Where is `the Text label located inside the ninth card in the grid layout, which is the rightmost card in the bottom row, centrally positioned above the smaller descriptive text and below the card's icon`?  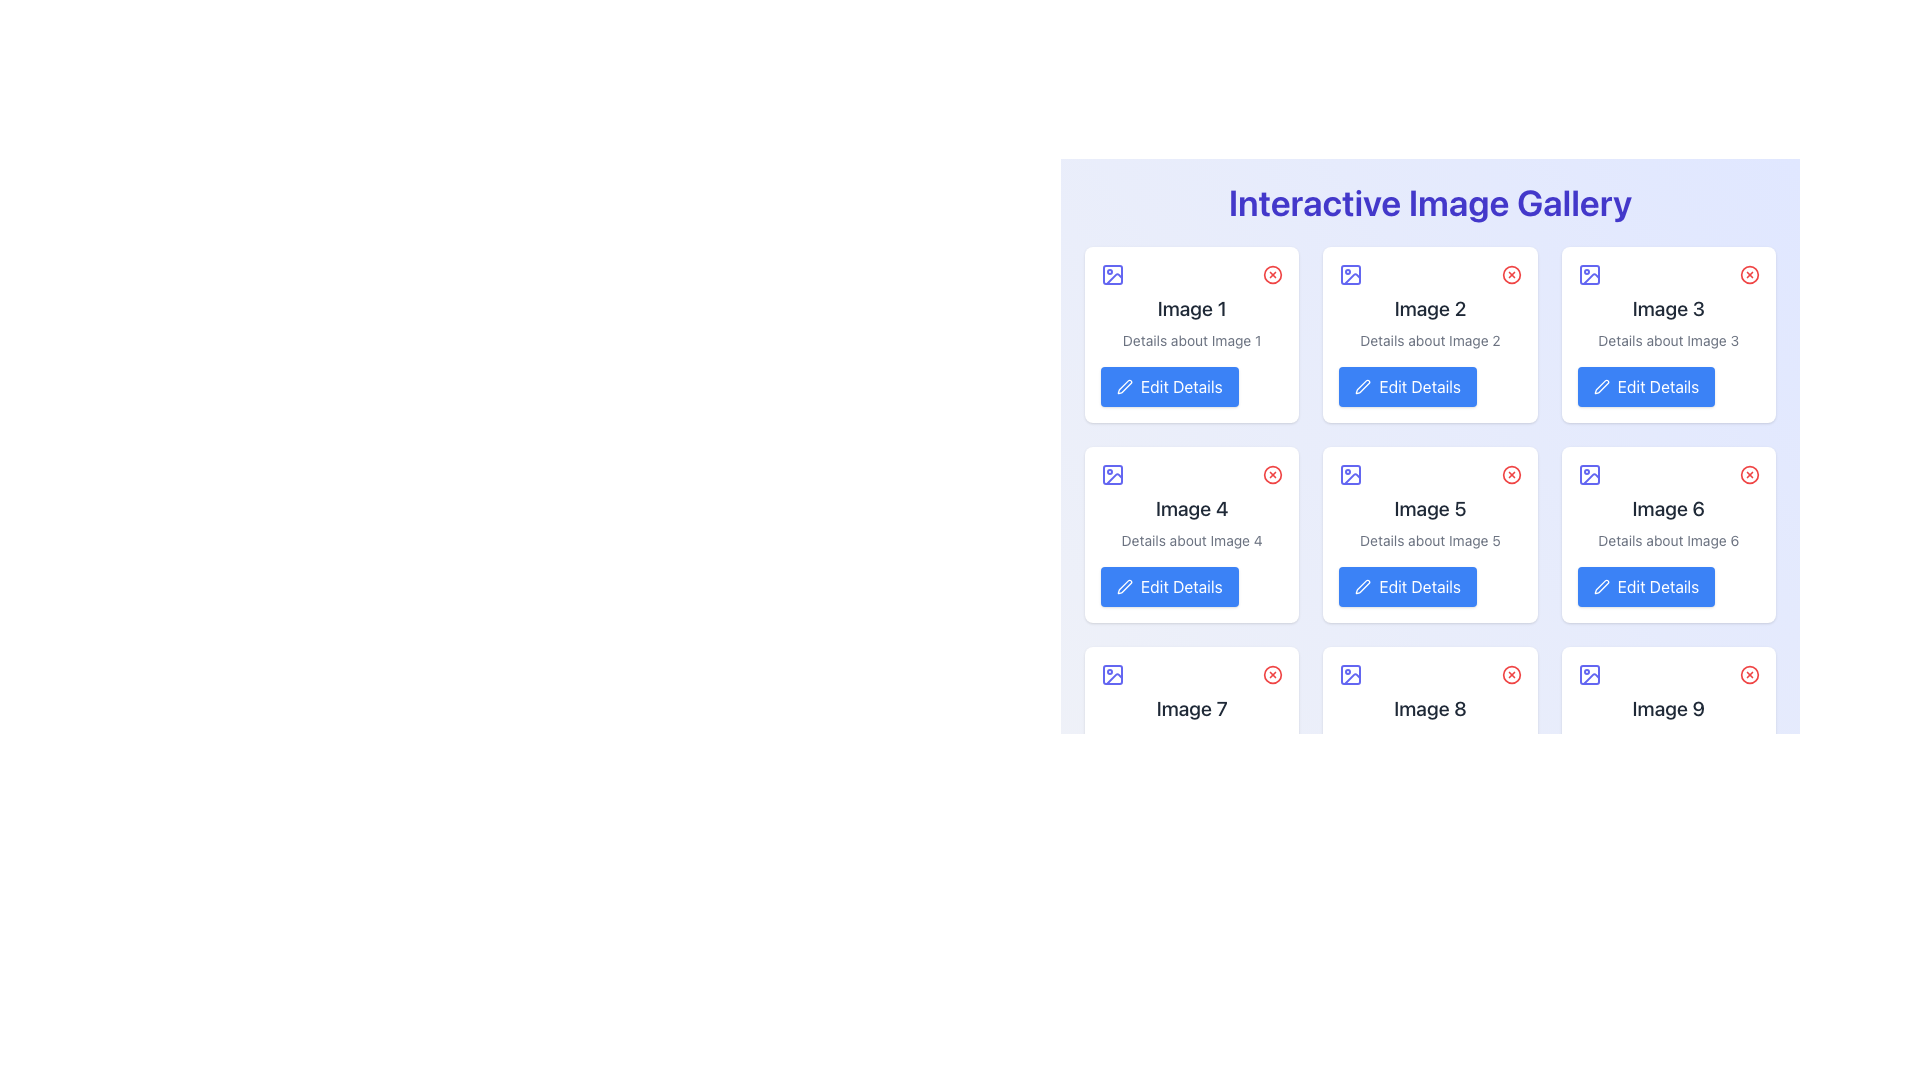
the Text label located inside the ninth card in the grid layout, which is the rightmost card in the bottom row, centrally positioned above the smaller descriptive text and below the card's icon is located at coordinates (1668, 708).